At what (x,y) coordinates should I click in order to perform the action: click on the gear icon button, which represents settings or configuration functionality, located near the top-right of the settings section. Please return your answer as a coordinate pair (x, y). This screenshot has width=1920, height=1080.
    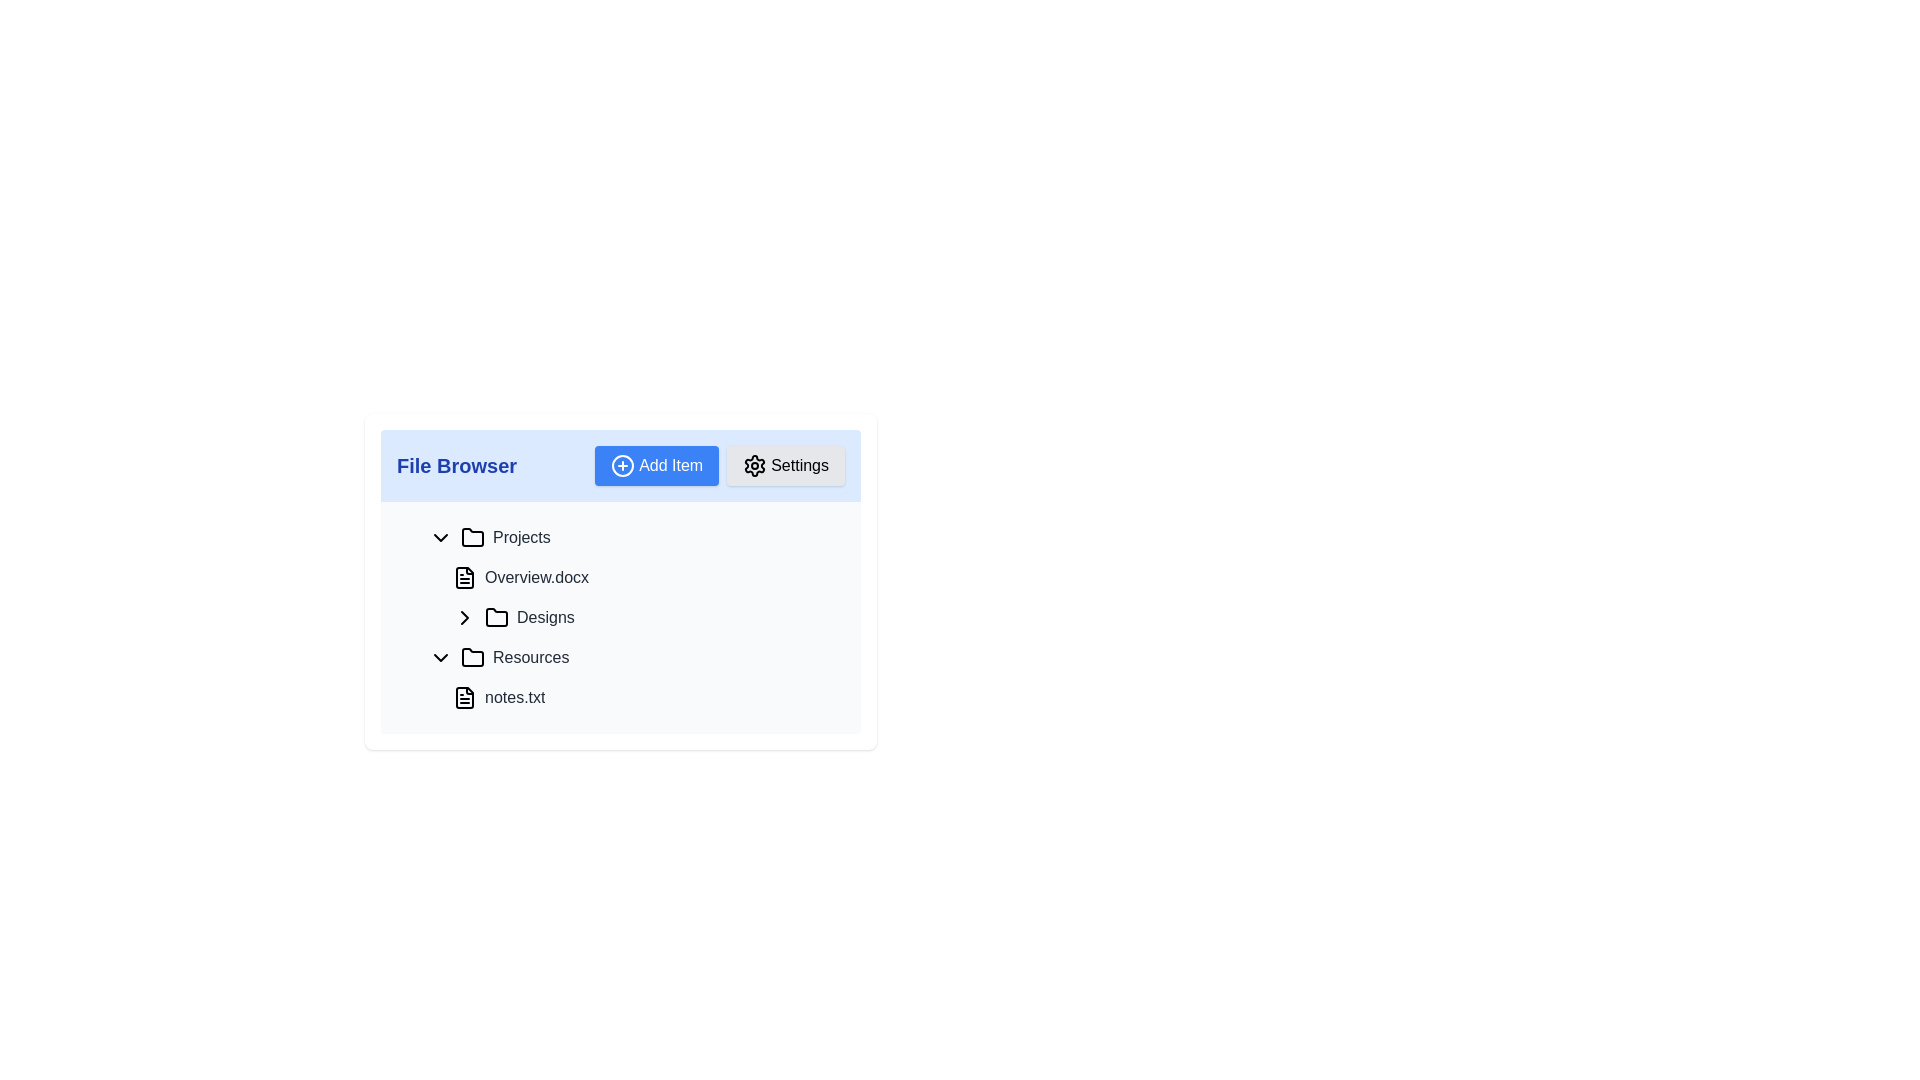
    Looking at the image, I should click on (753, 466).